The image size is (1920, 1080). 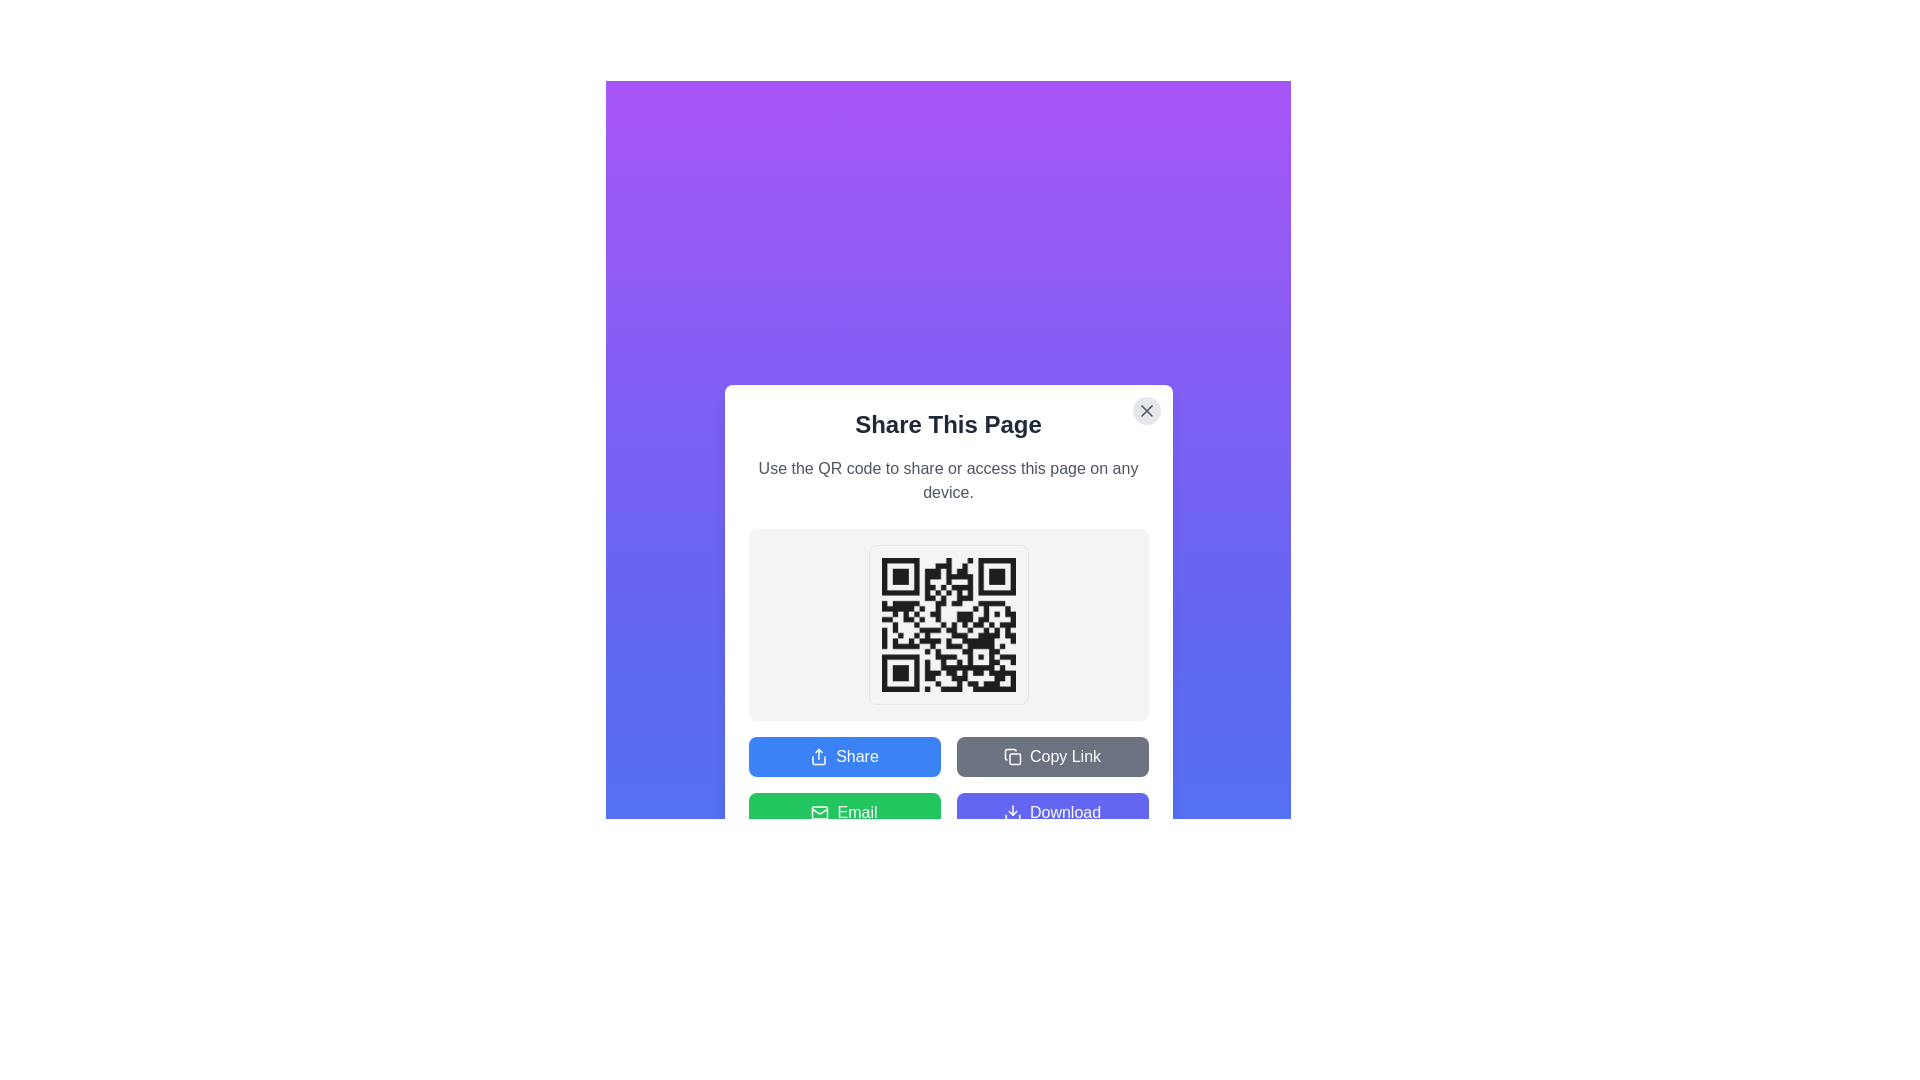 What do you see at coordinates (820, 813) in the screenshot?
I see `the email action icon within the Email button` at bounding box center [820, 813].